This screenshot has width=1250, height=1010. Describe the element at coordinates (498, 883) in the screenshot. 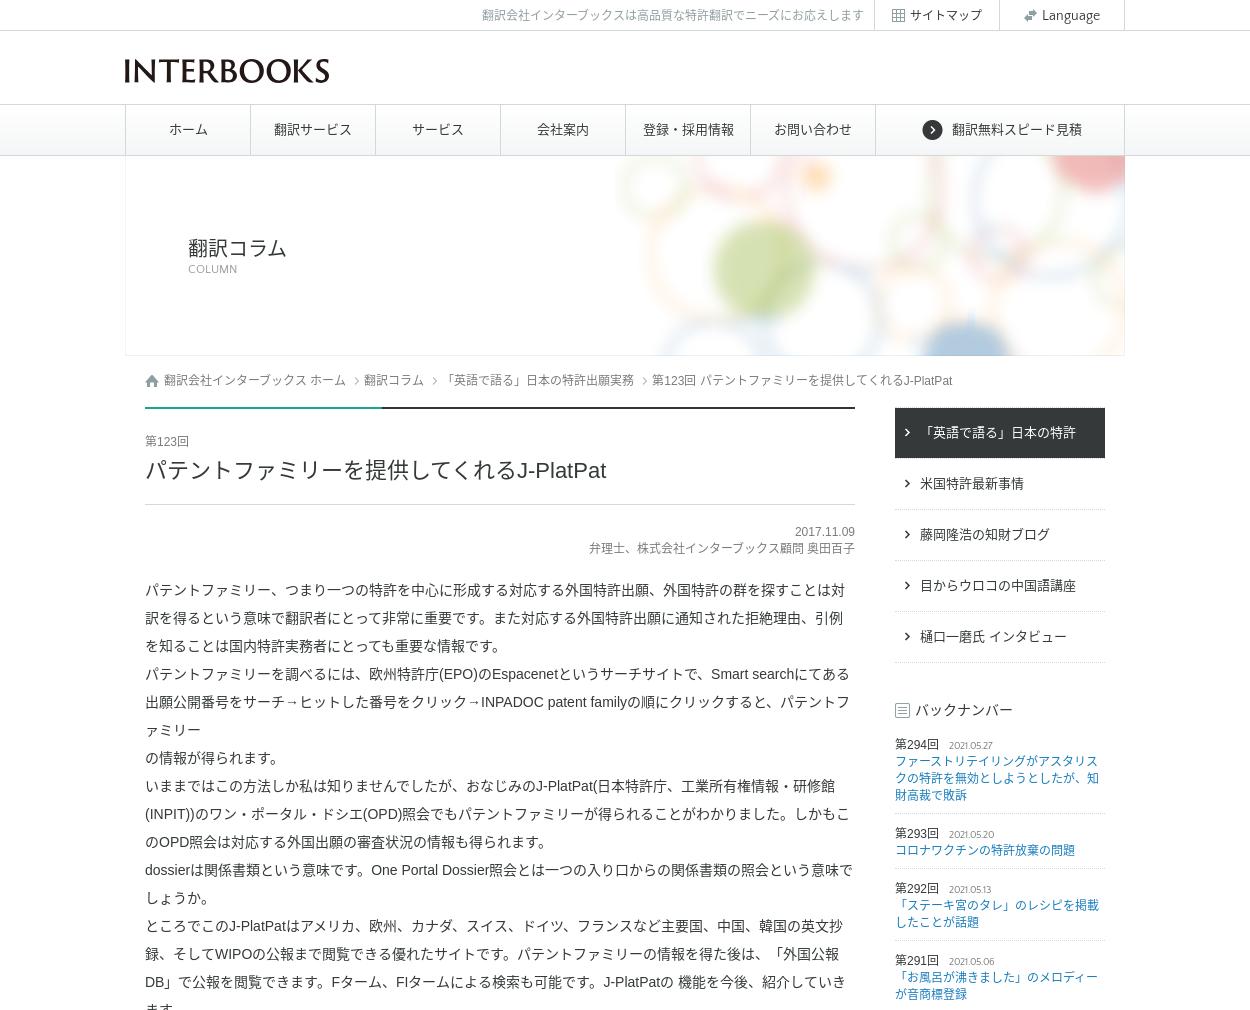

I see `'dossierは関係書類という意味です。One Portal Dossier照会とは一つの入り口からの関係書類の照会という意味でしょうか。'` at that location.